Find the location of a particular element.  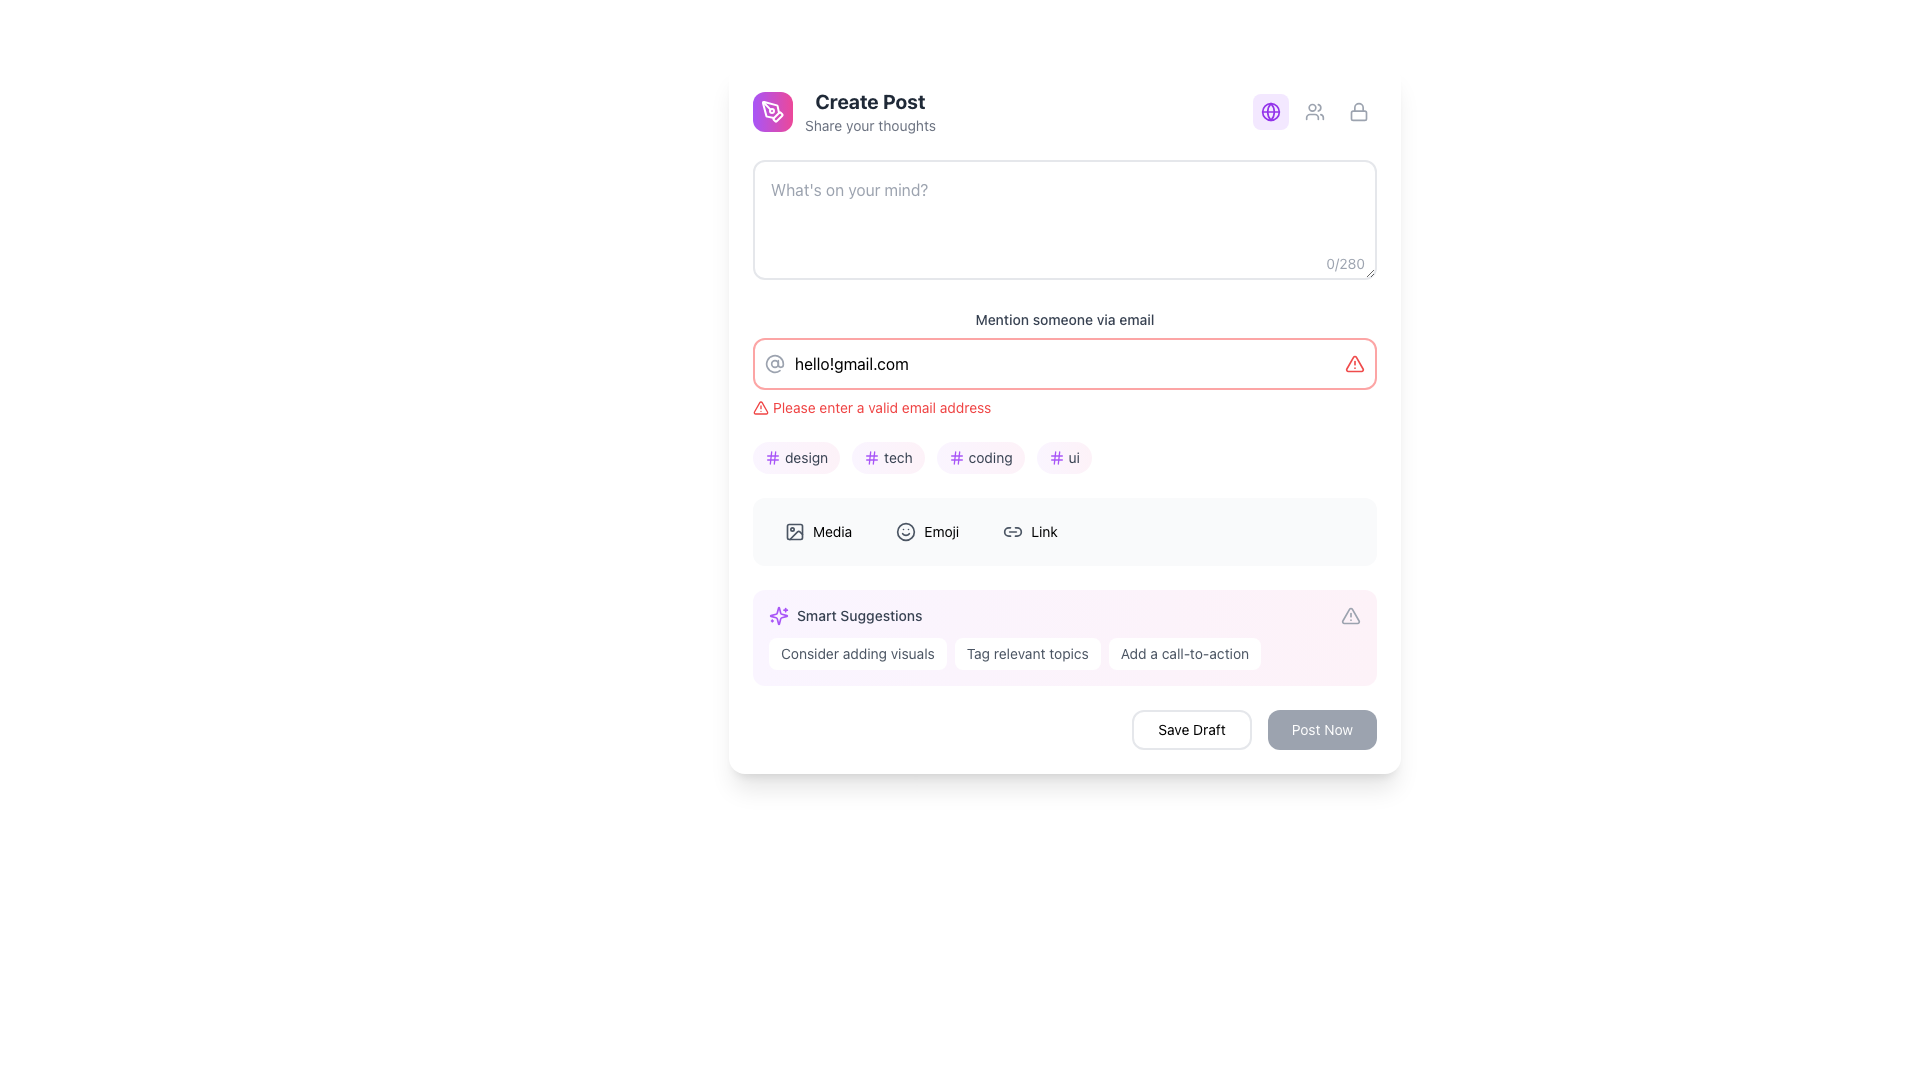

the first suggestion button for adding visual components to the post located at the bottom of the form is located at coordinates (857, 654).